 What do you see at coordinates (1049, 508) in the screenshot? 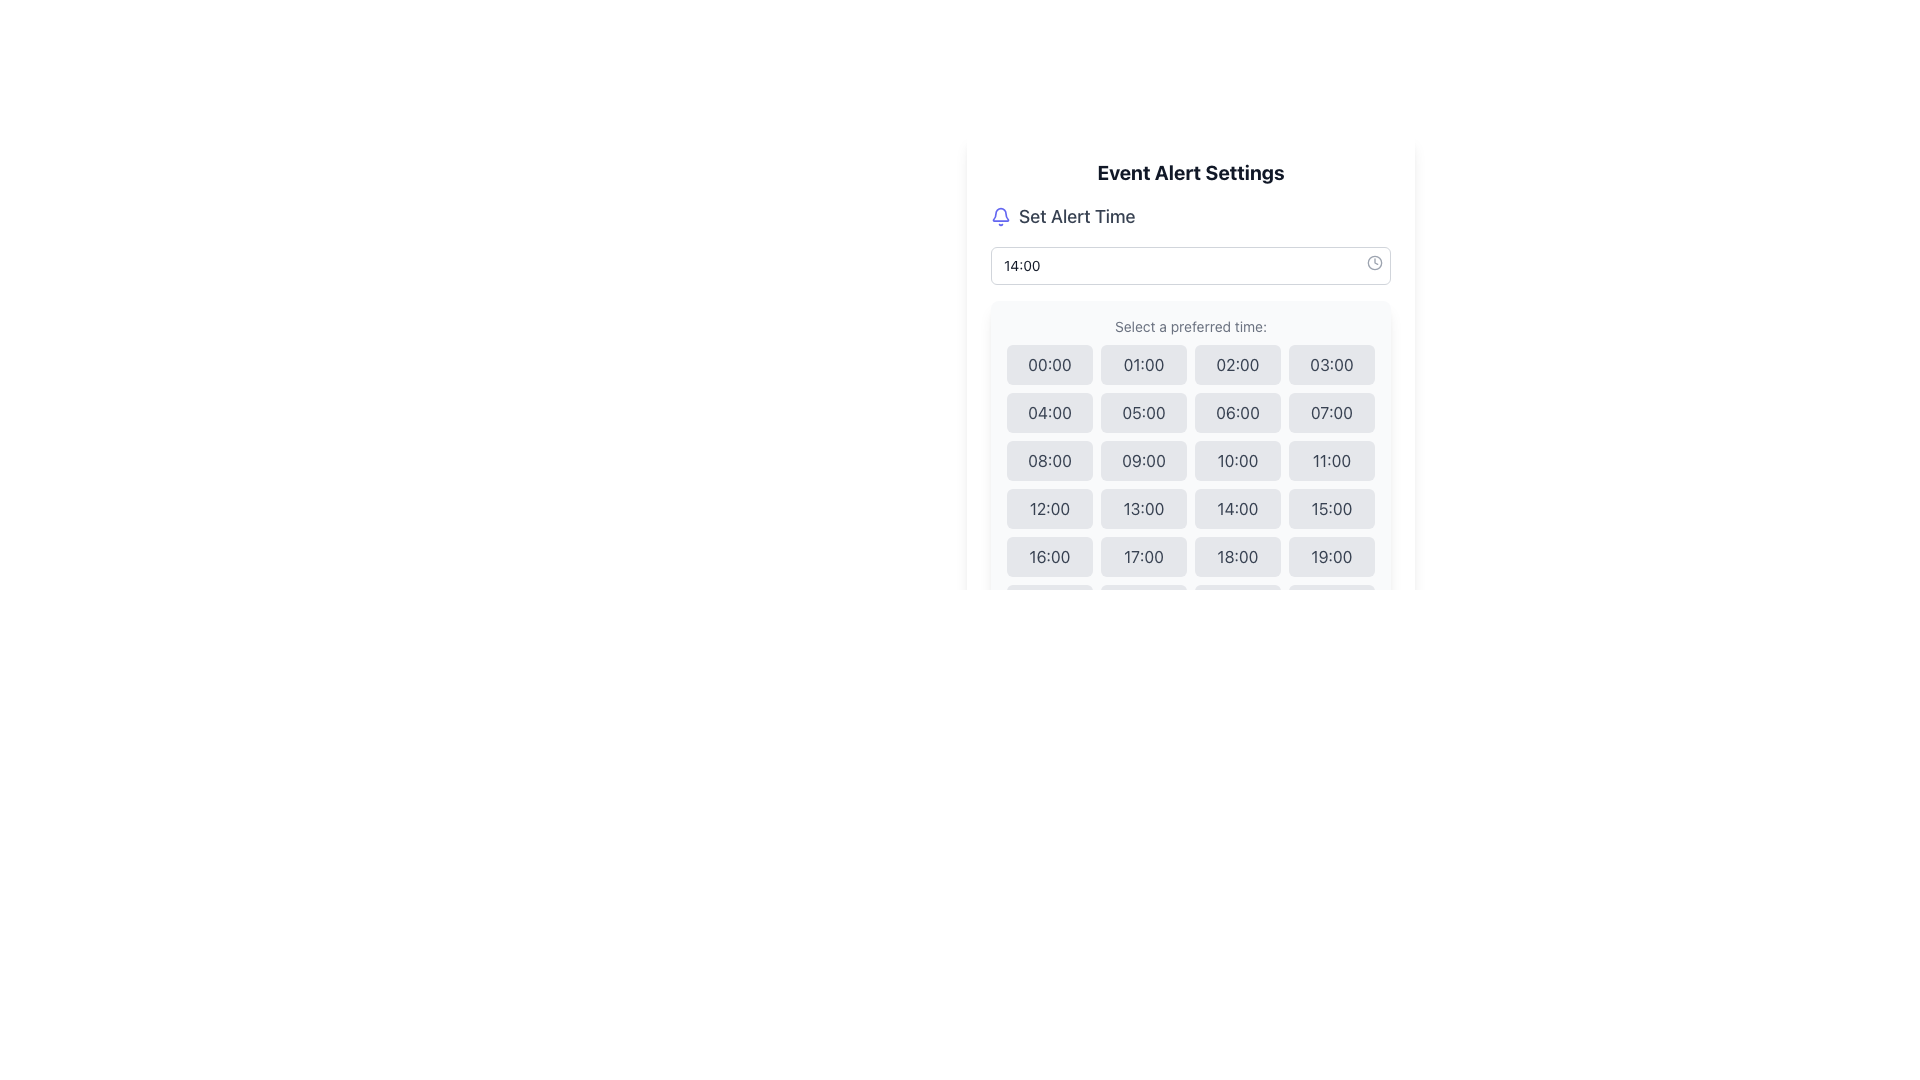
I see `the button labeled '12:00'` at bounding box center [1049, 508].